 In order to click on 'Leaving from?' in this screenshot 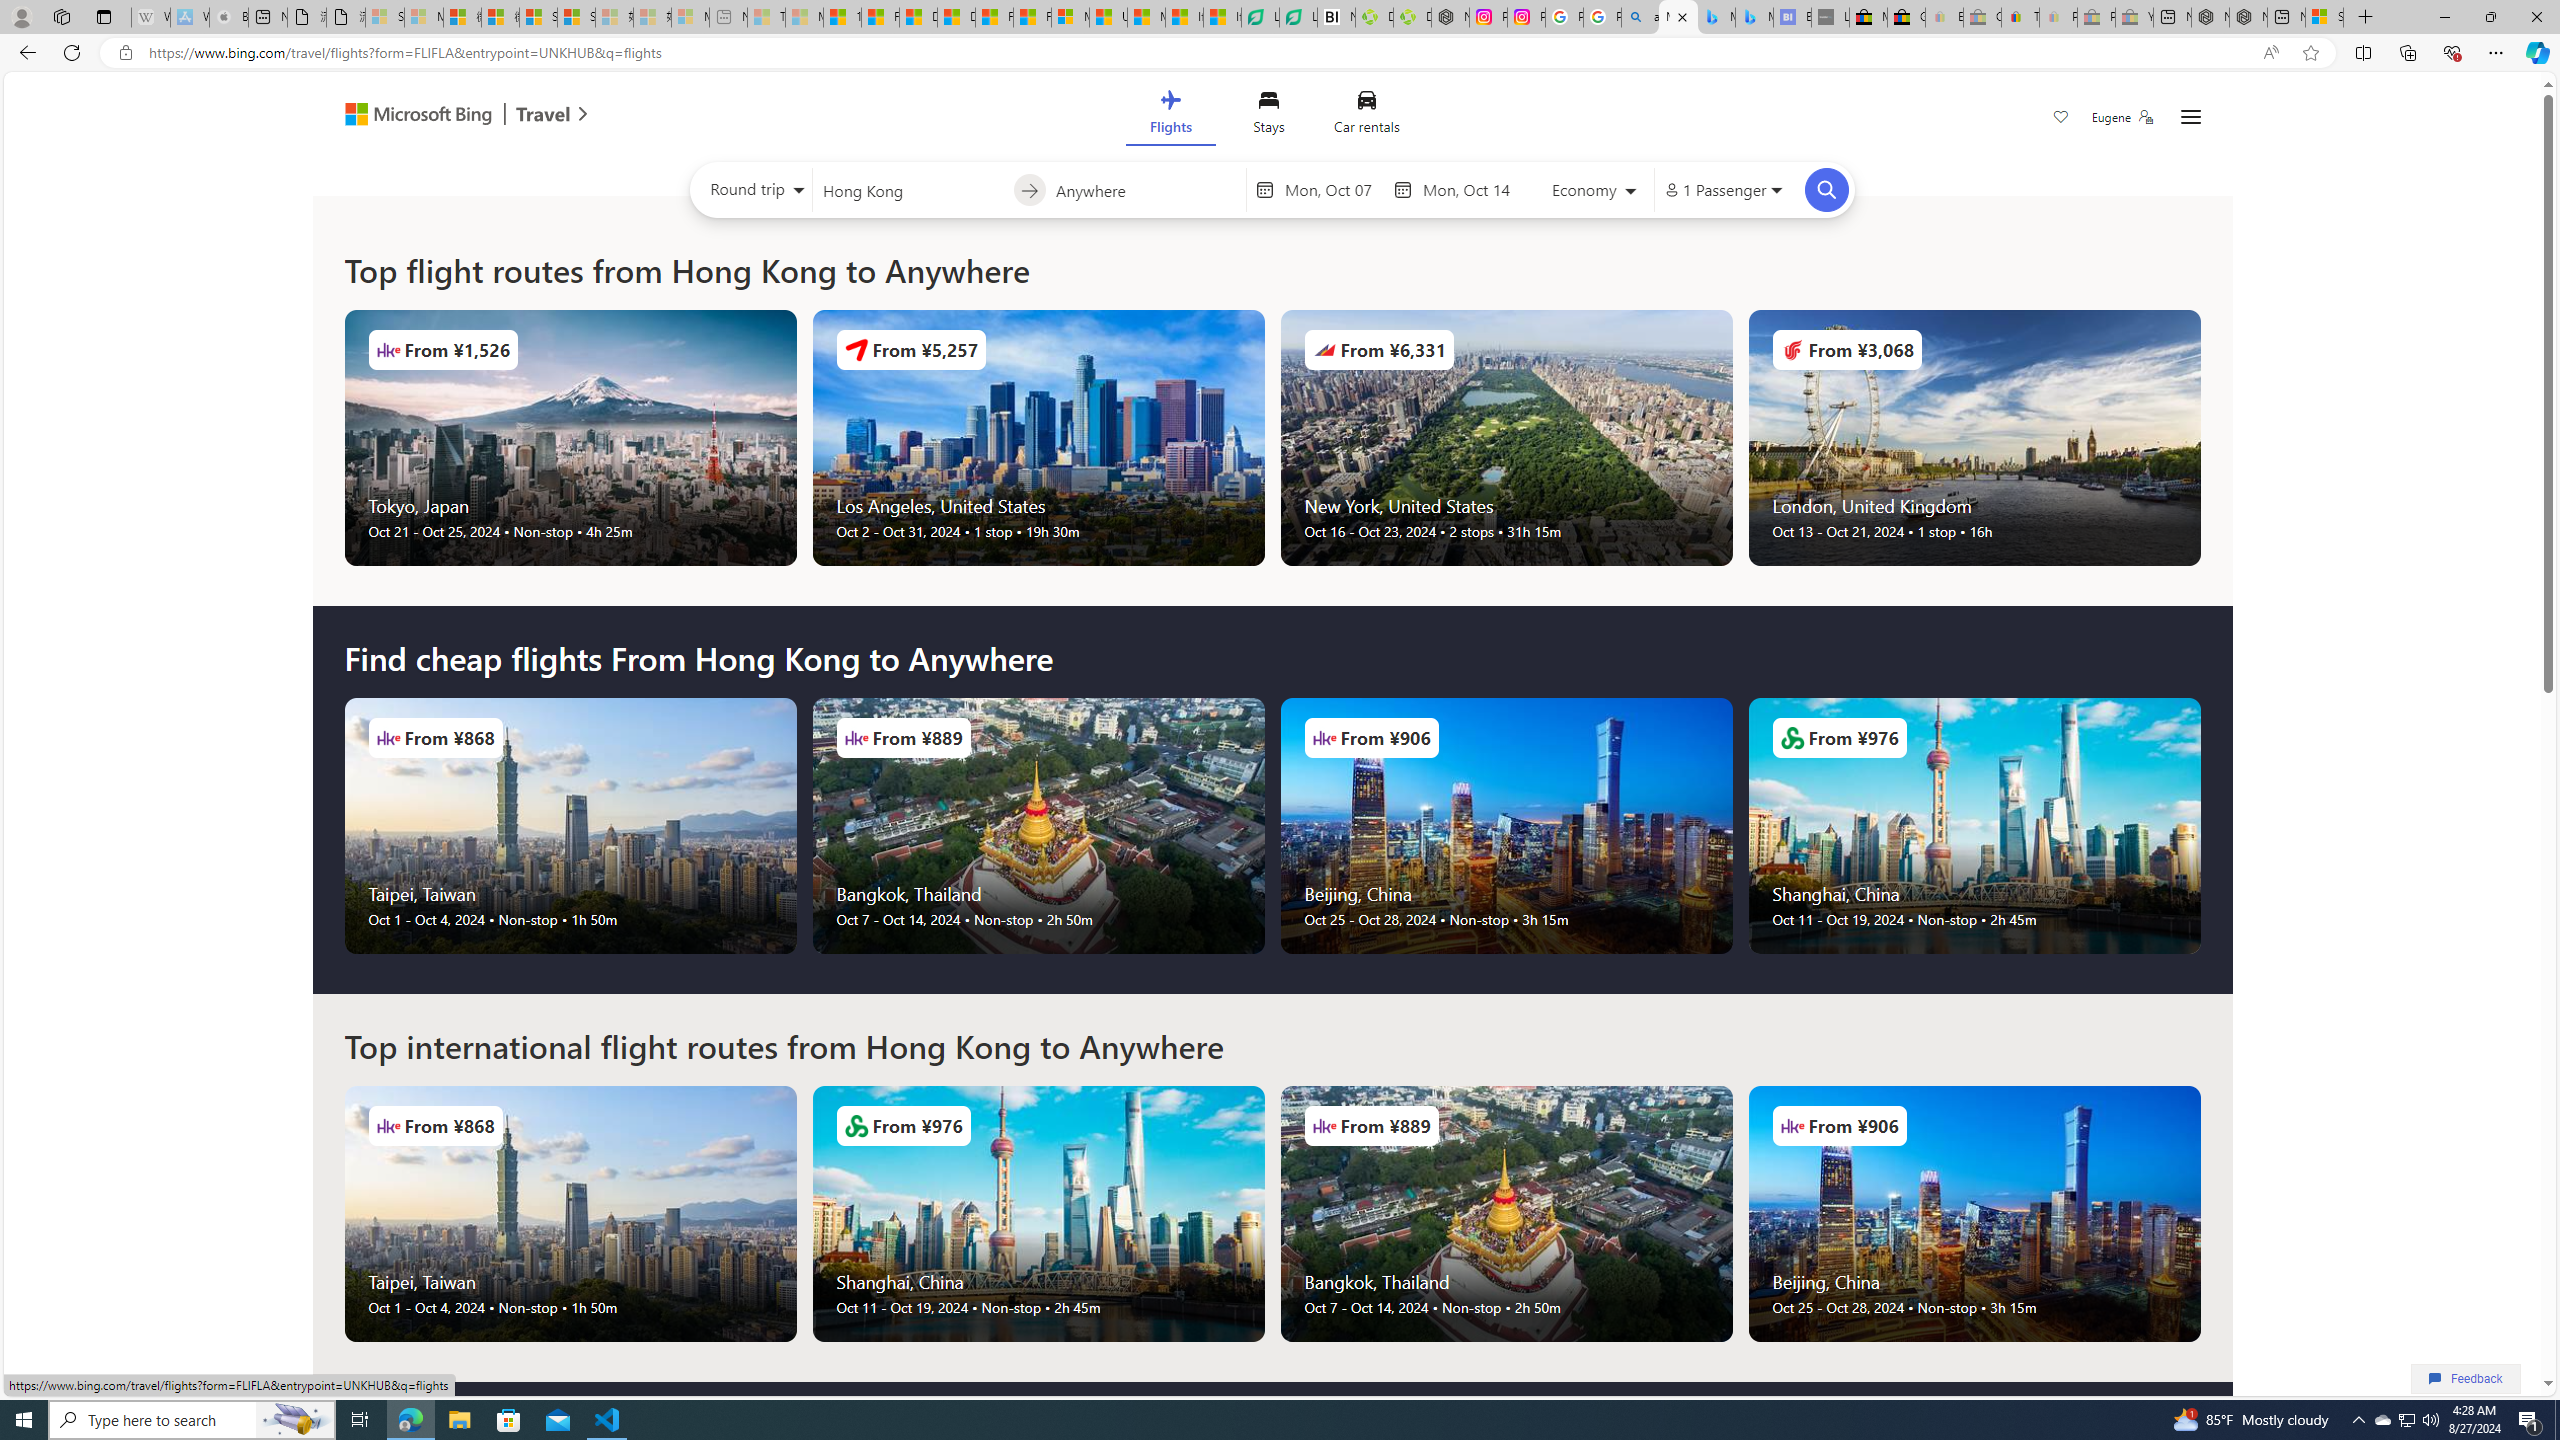, I will do `click(912, 188)`.